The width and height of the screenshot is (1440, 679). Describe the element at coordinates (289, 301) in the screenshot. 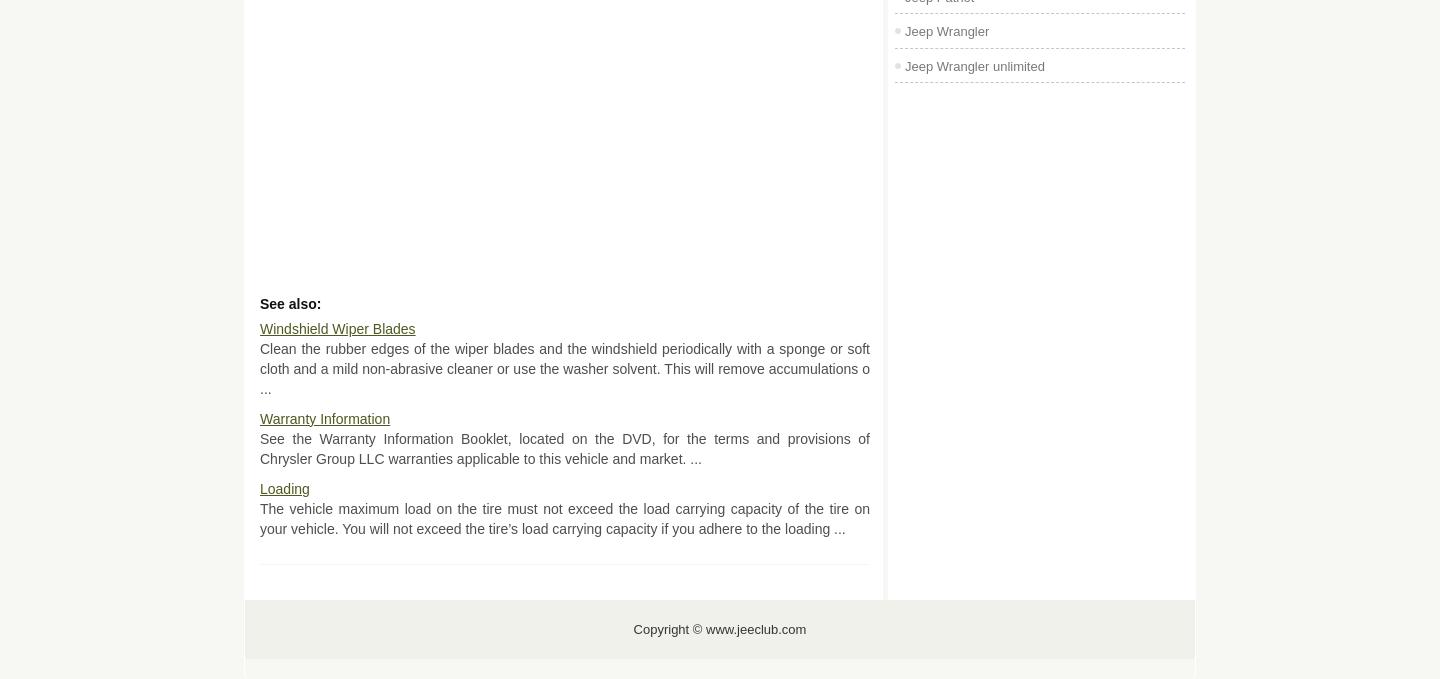

I see `'See also:'` at that location.